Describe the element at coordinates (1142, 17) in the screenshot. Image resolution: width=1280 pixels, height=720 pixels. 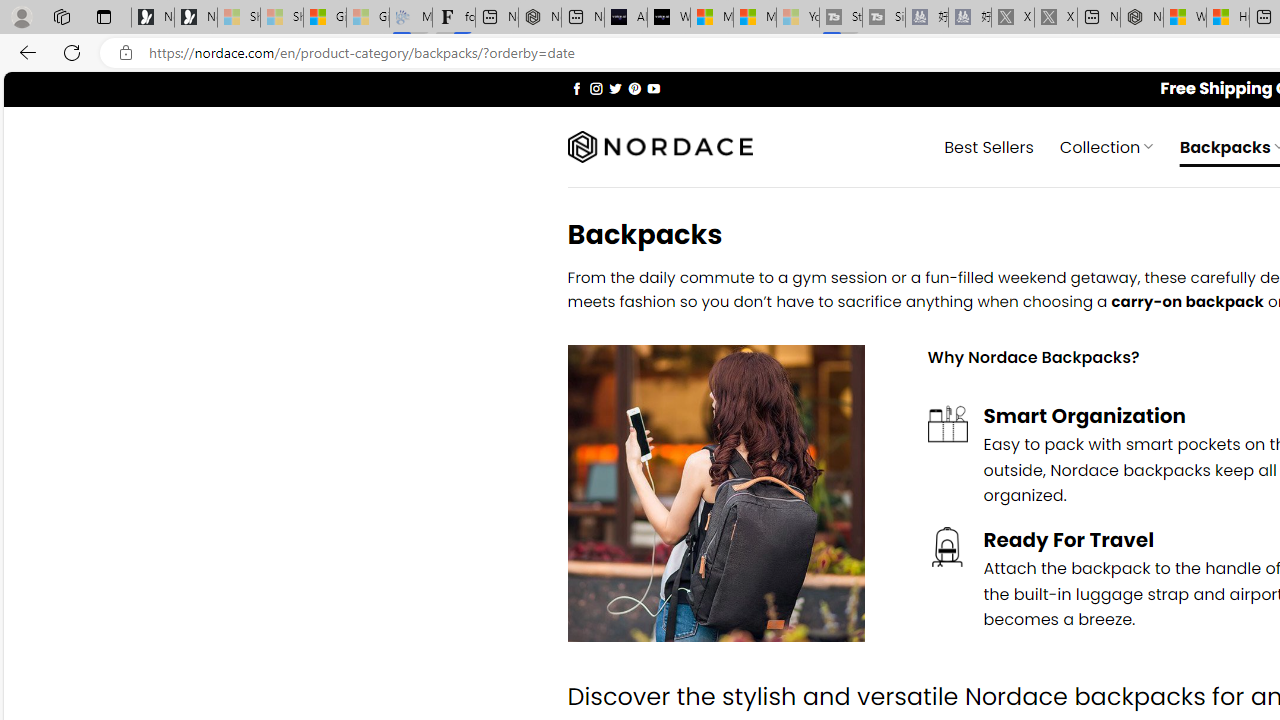
I see `'Nordace - My Account'` at that location.